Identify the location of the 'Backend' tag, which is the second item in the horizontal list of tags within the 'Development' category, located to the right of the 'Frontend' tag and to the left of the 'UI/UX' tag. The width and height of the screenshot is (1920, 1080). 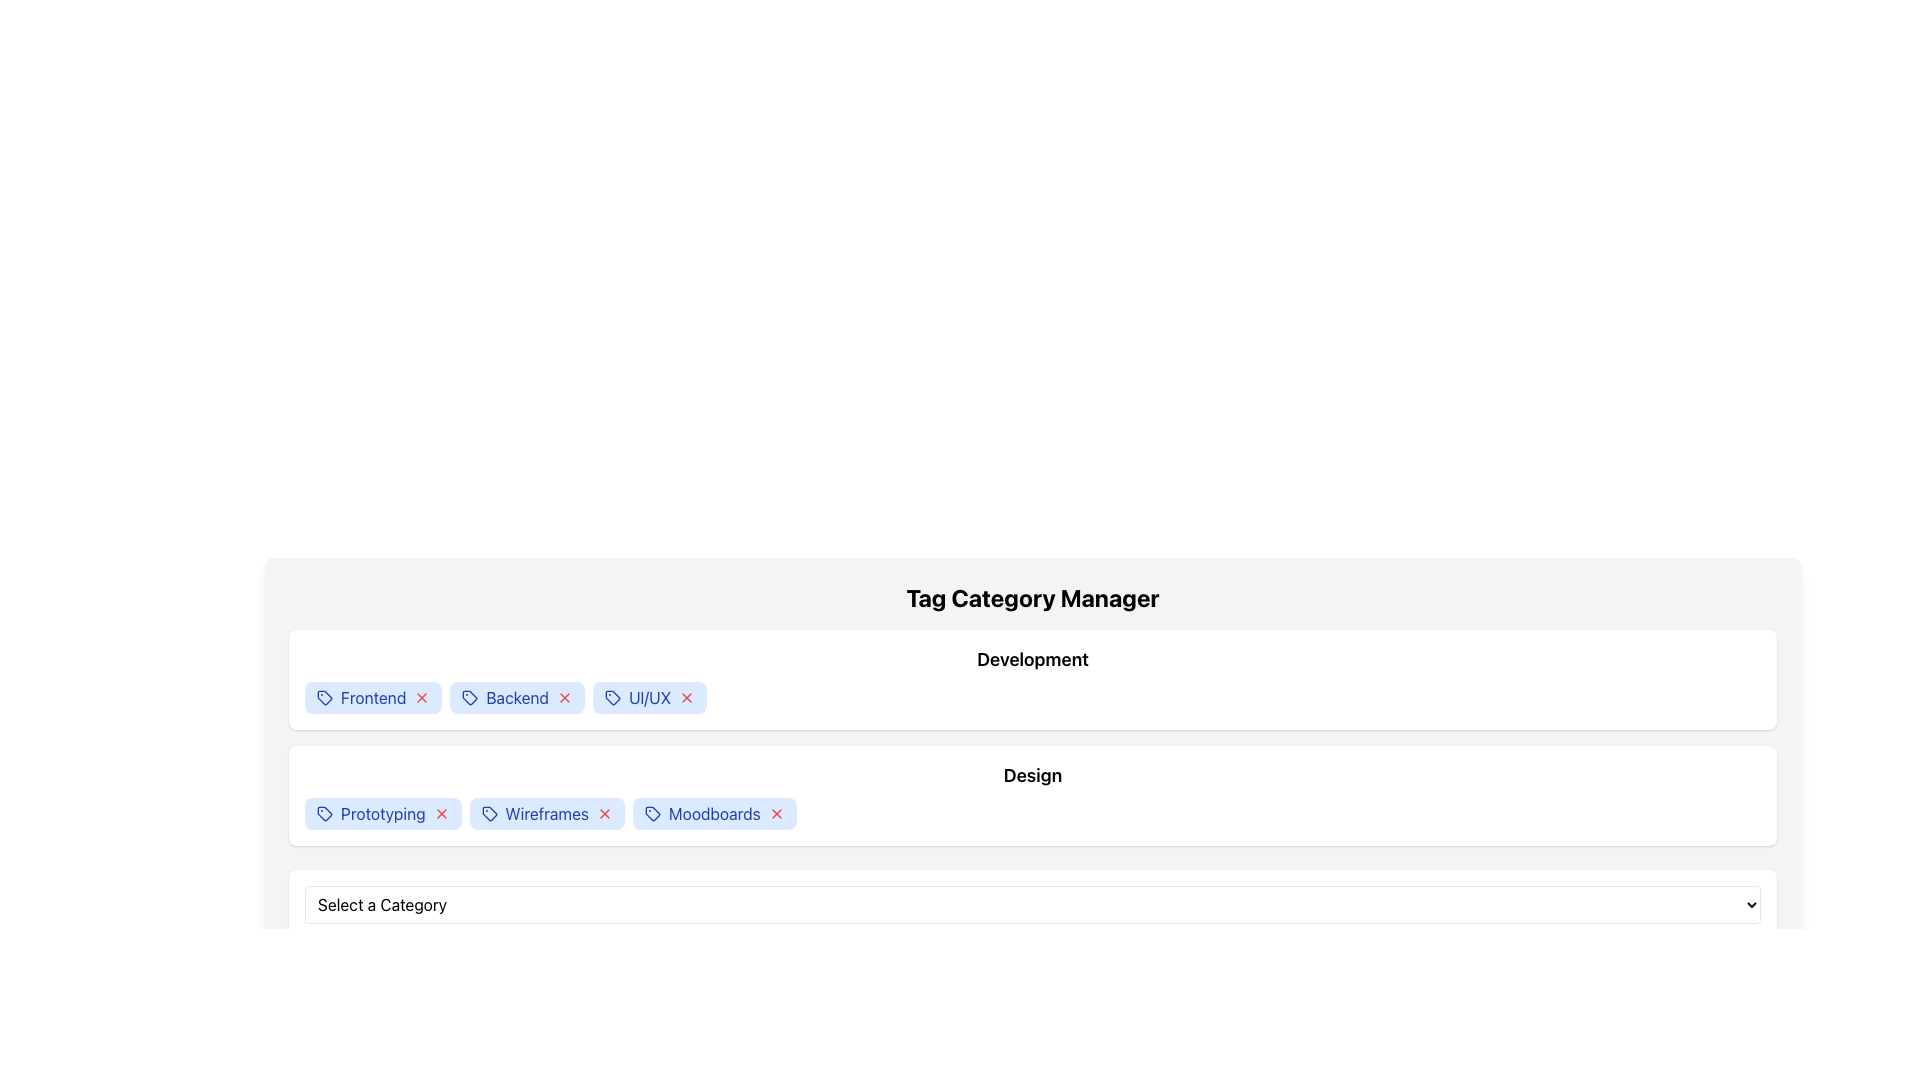
(517, 697).